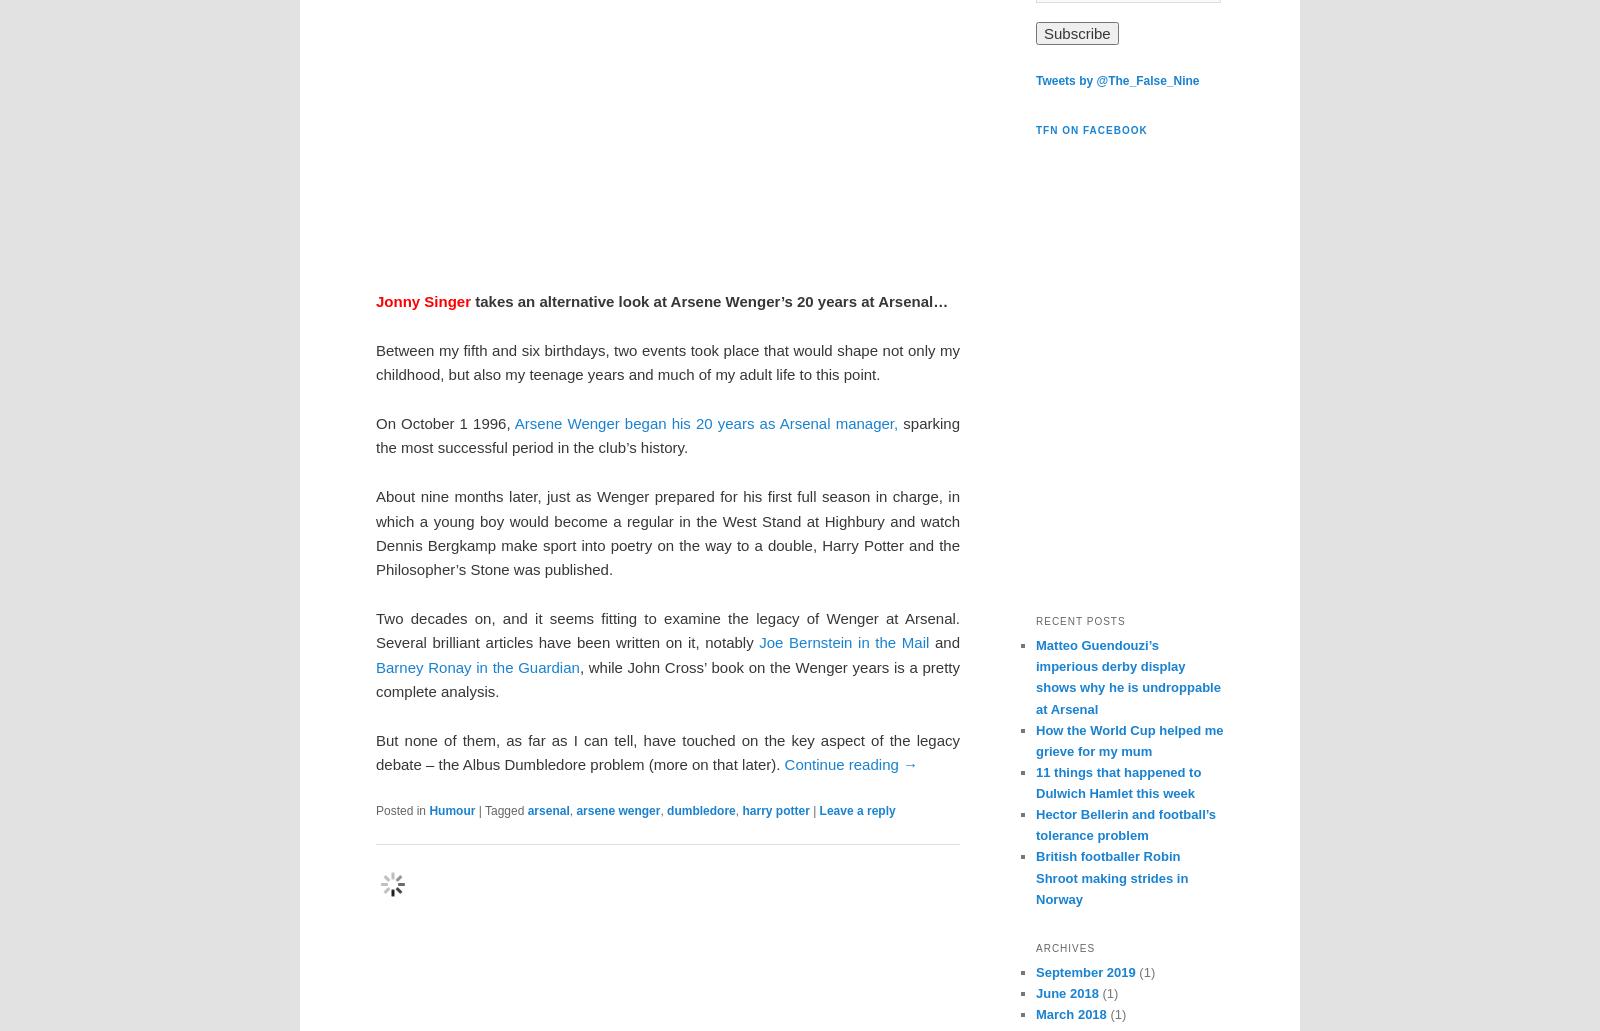  What do you see at coordinates (1091, 129) in the screenshot?
I see `'TFN on Facebook'` at bounding box center [1091, 129].